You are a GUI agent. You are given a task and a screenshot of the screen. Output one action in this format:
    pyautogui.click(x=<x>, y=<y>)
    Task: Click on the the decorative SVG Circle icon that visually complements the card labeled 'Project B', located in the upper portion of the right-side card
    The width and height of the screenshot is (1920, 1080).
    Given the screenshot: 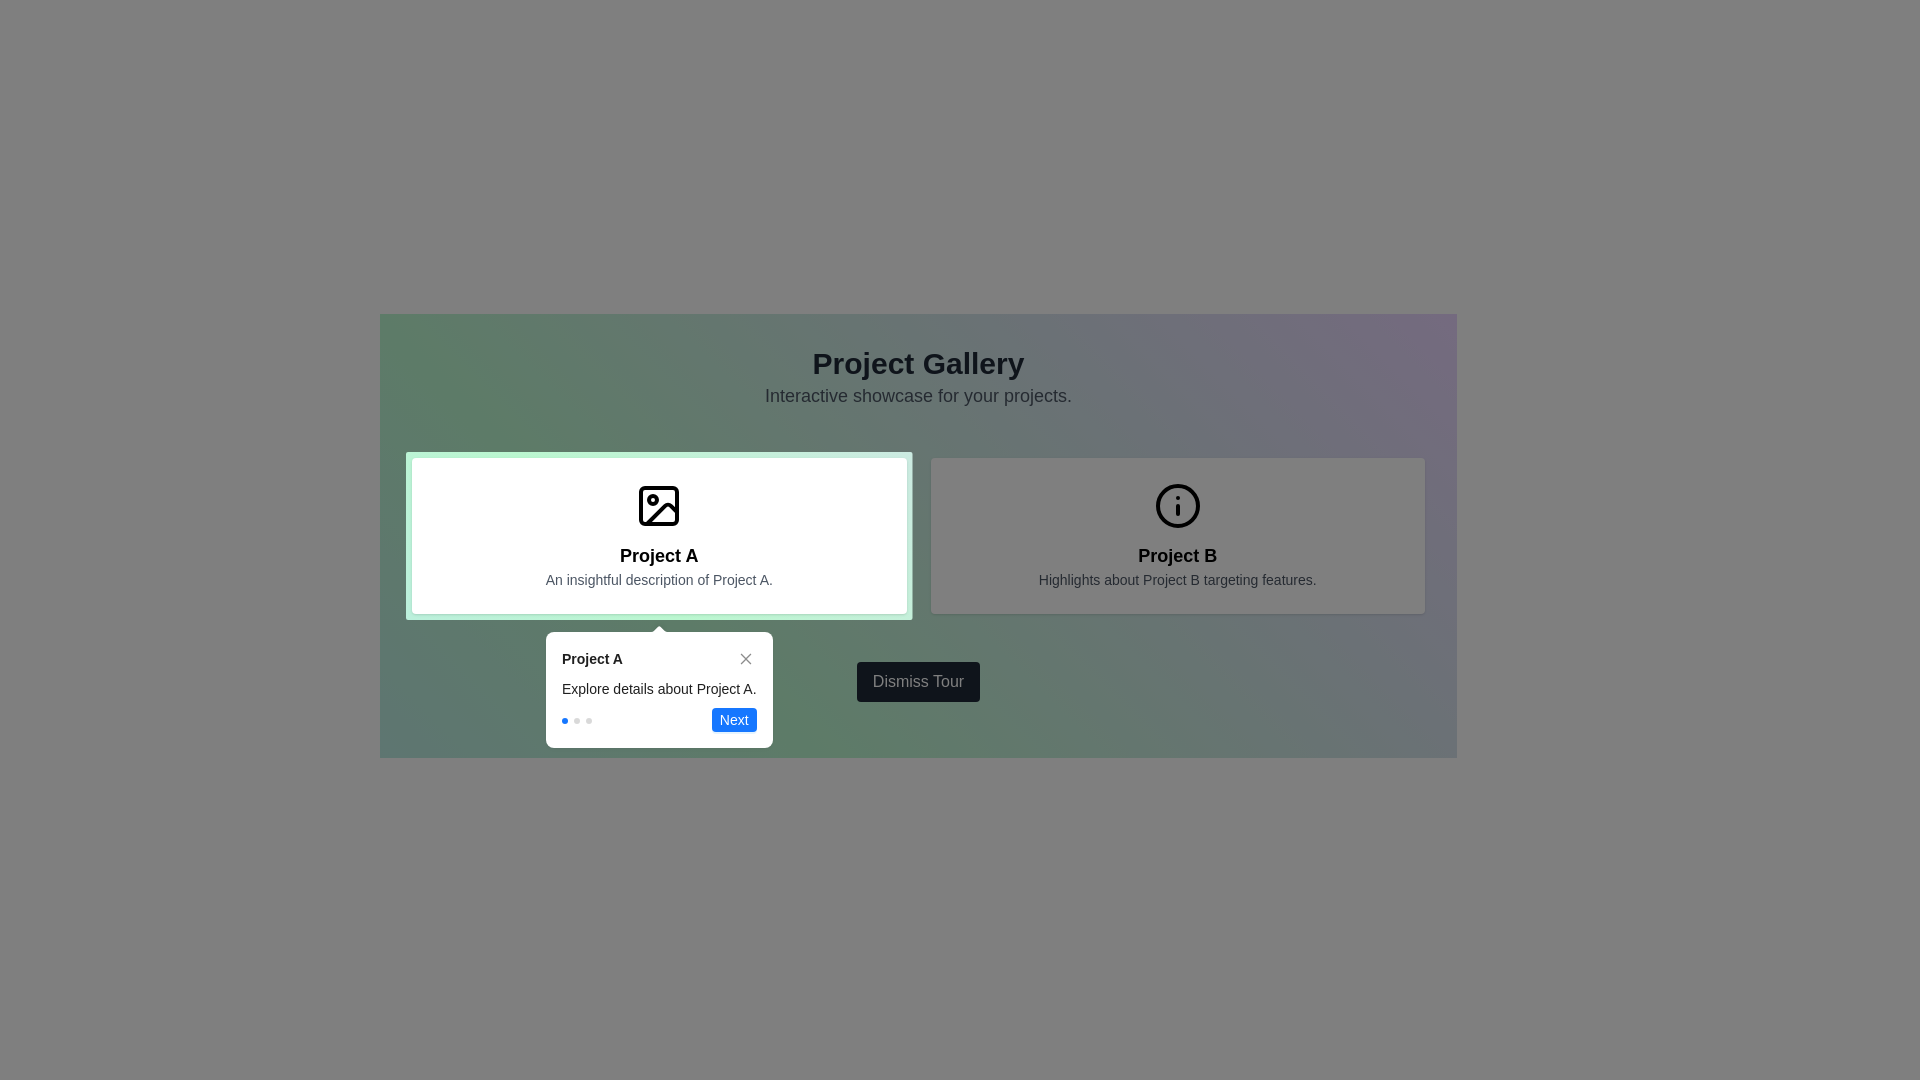 What is the action you would take?
    pyautogui.click(x=1177, y=504)
    